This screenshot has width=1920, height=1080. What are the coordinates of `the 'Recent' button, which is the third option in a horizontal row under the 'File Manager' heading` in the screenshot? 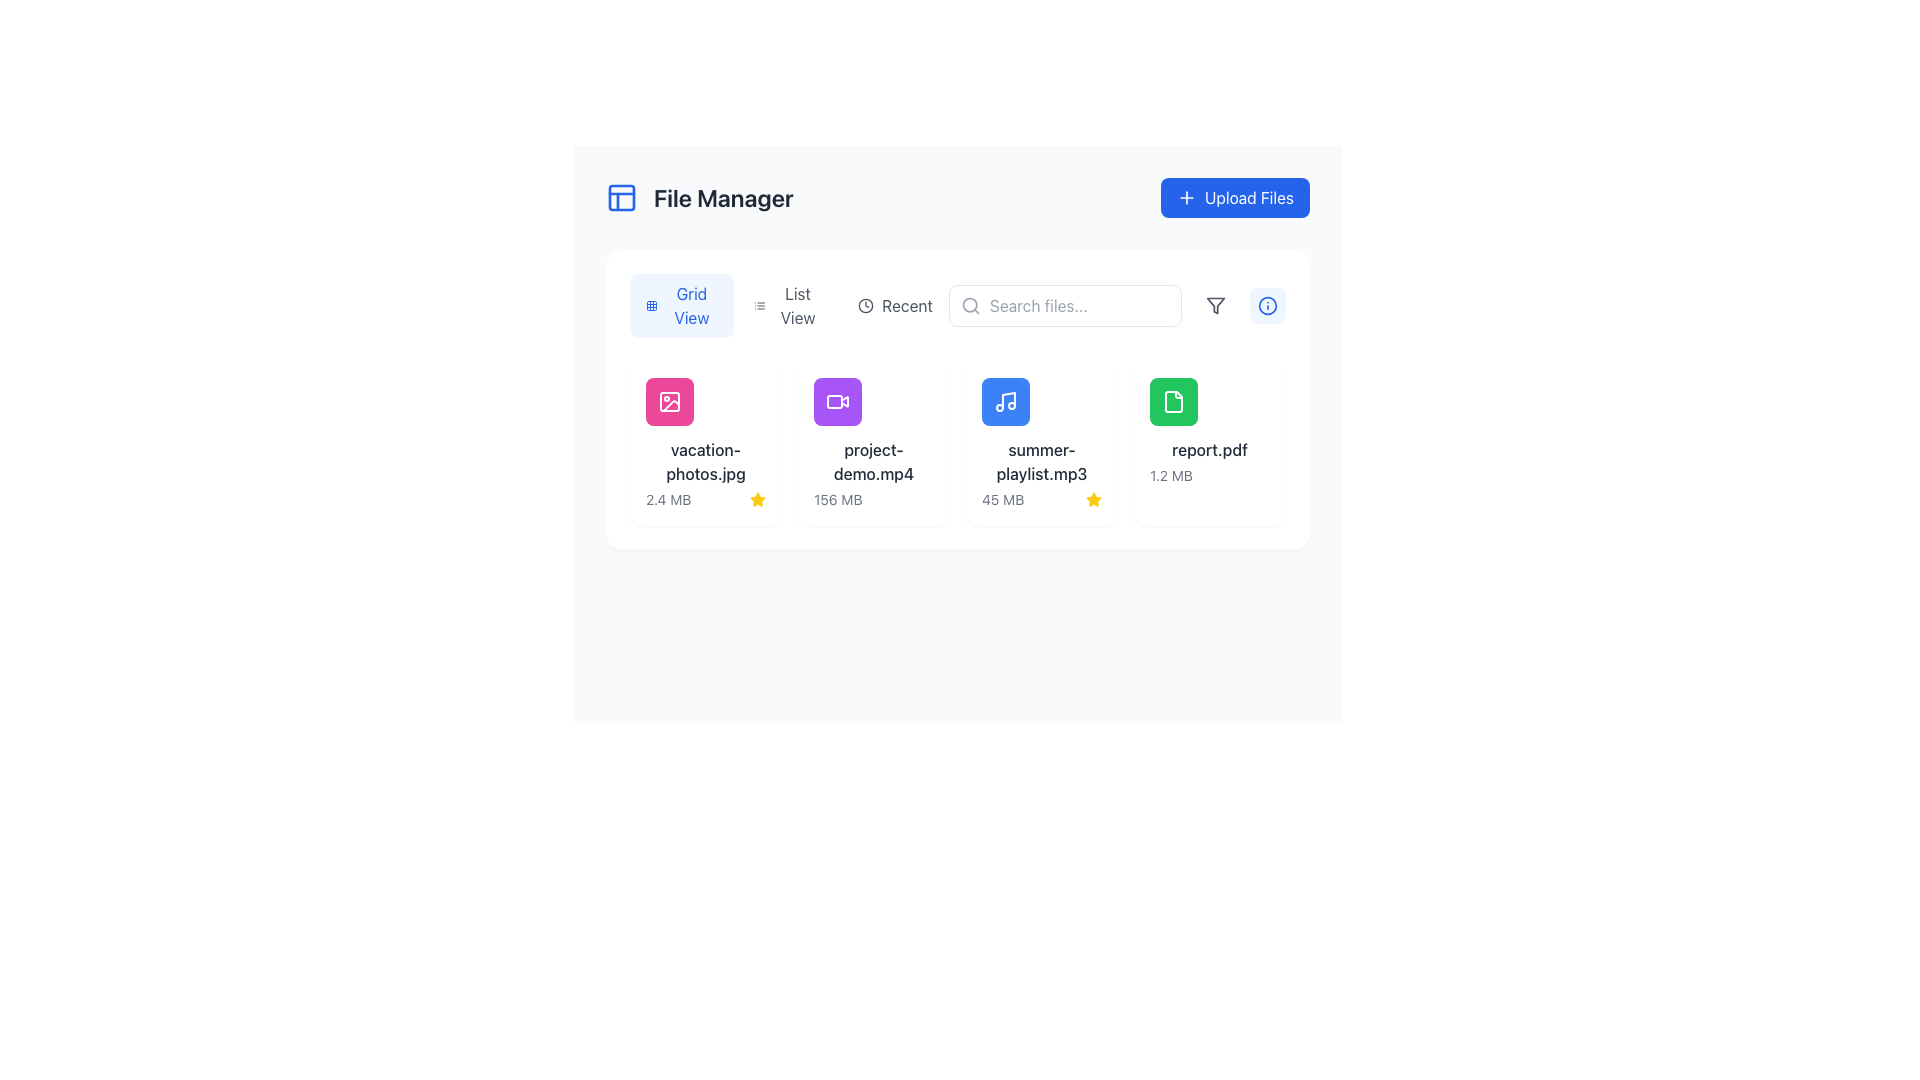 It's located at (894, 305).